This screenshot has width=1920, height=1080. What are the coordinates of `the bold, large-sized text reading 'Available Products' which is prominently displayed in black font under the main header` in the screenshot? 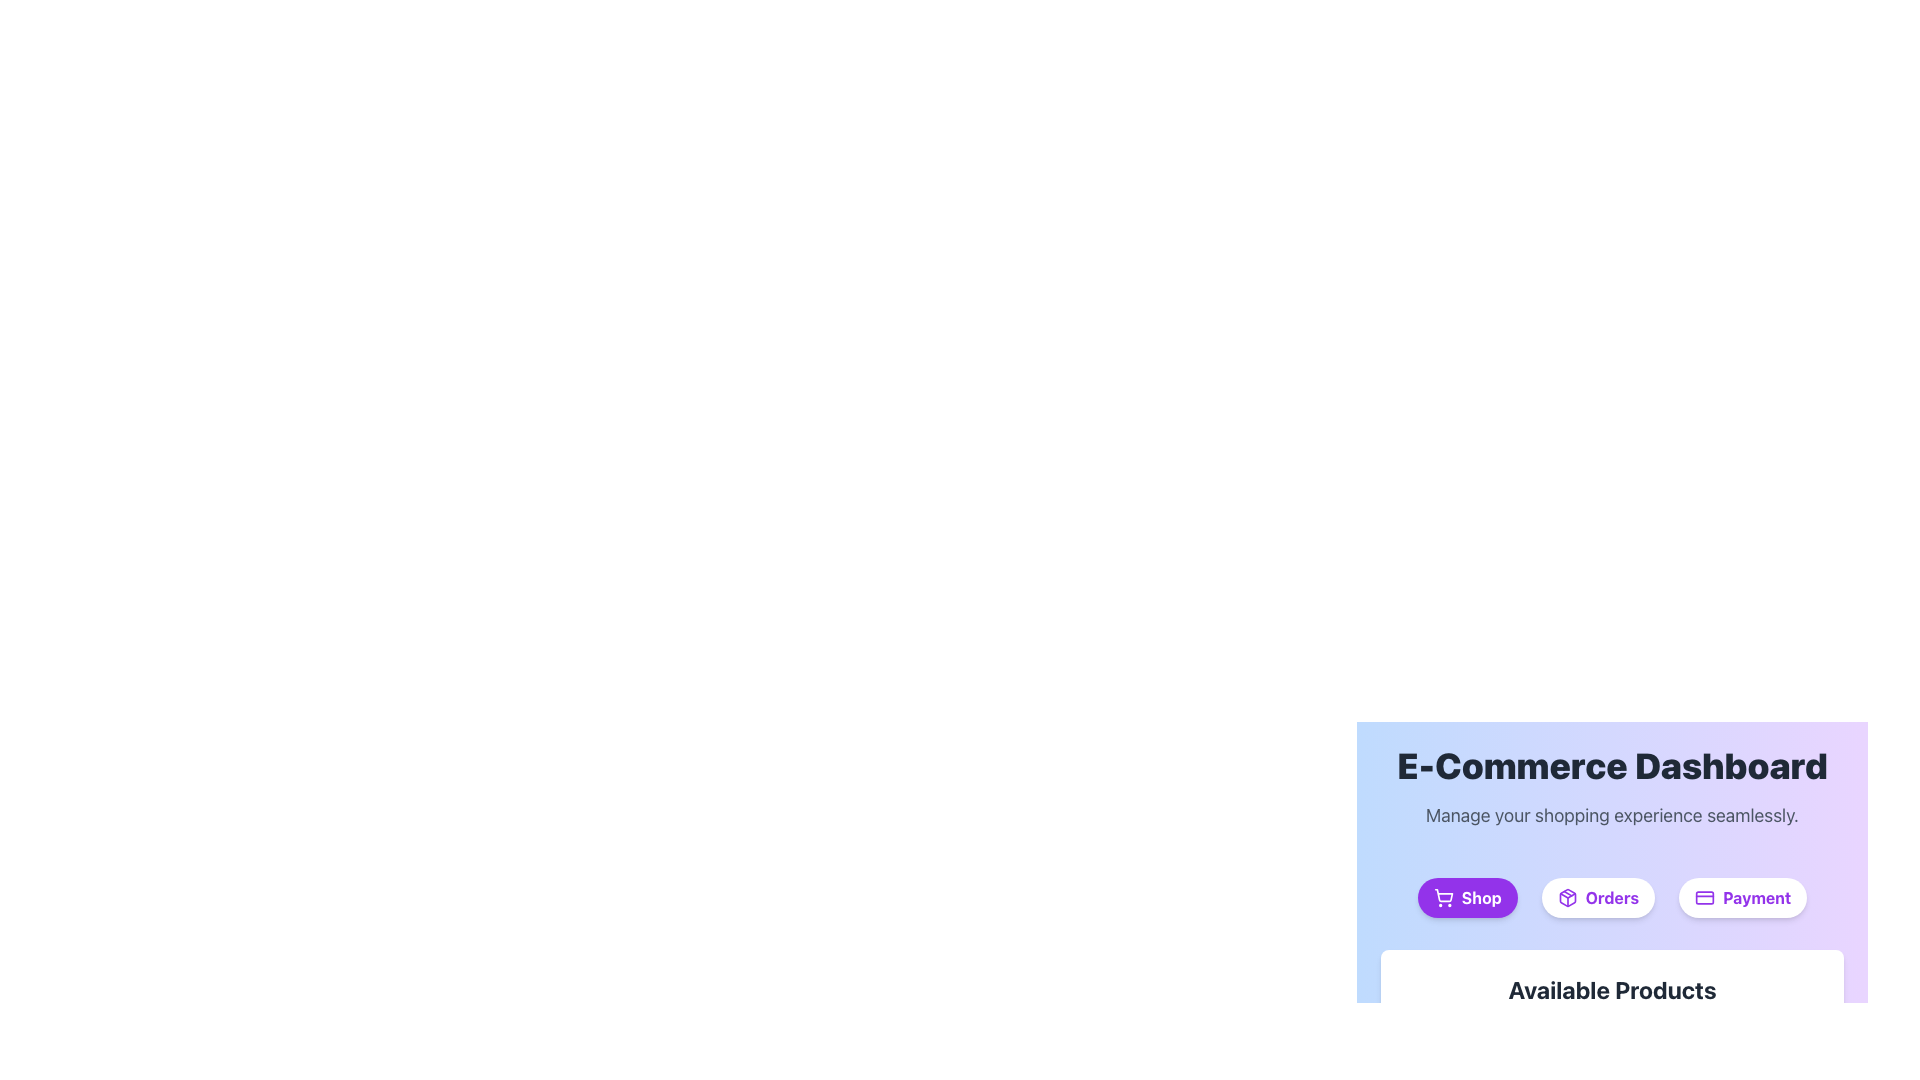 It's located at (1612, 990).